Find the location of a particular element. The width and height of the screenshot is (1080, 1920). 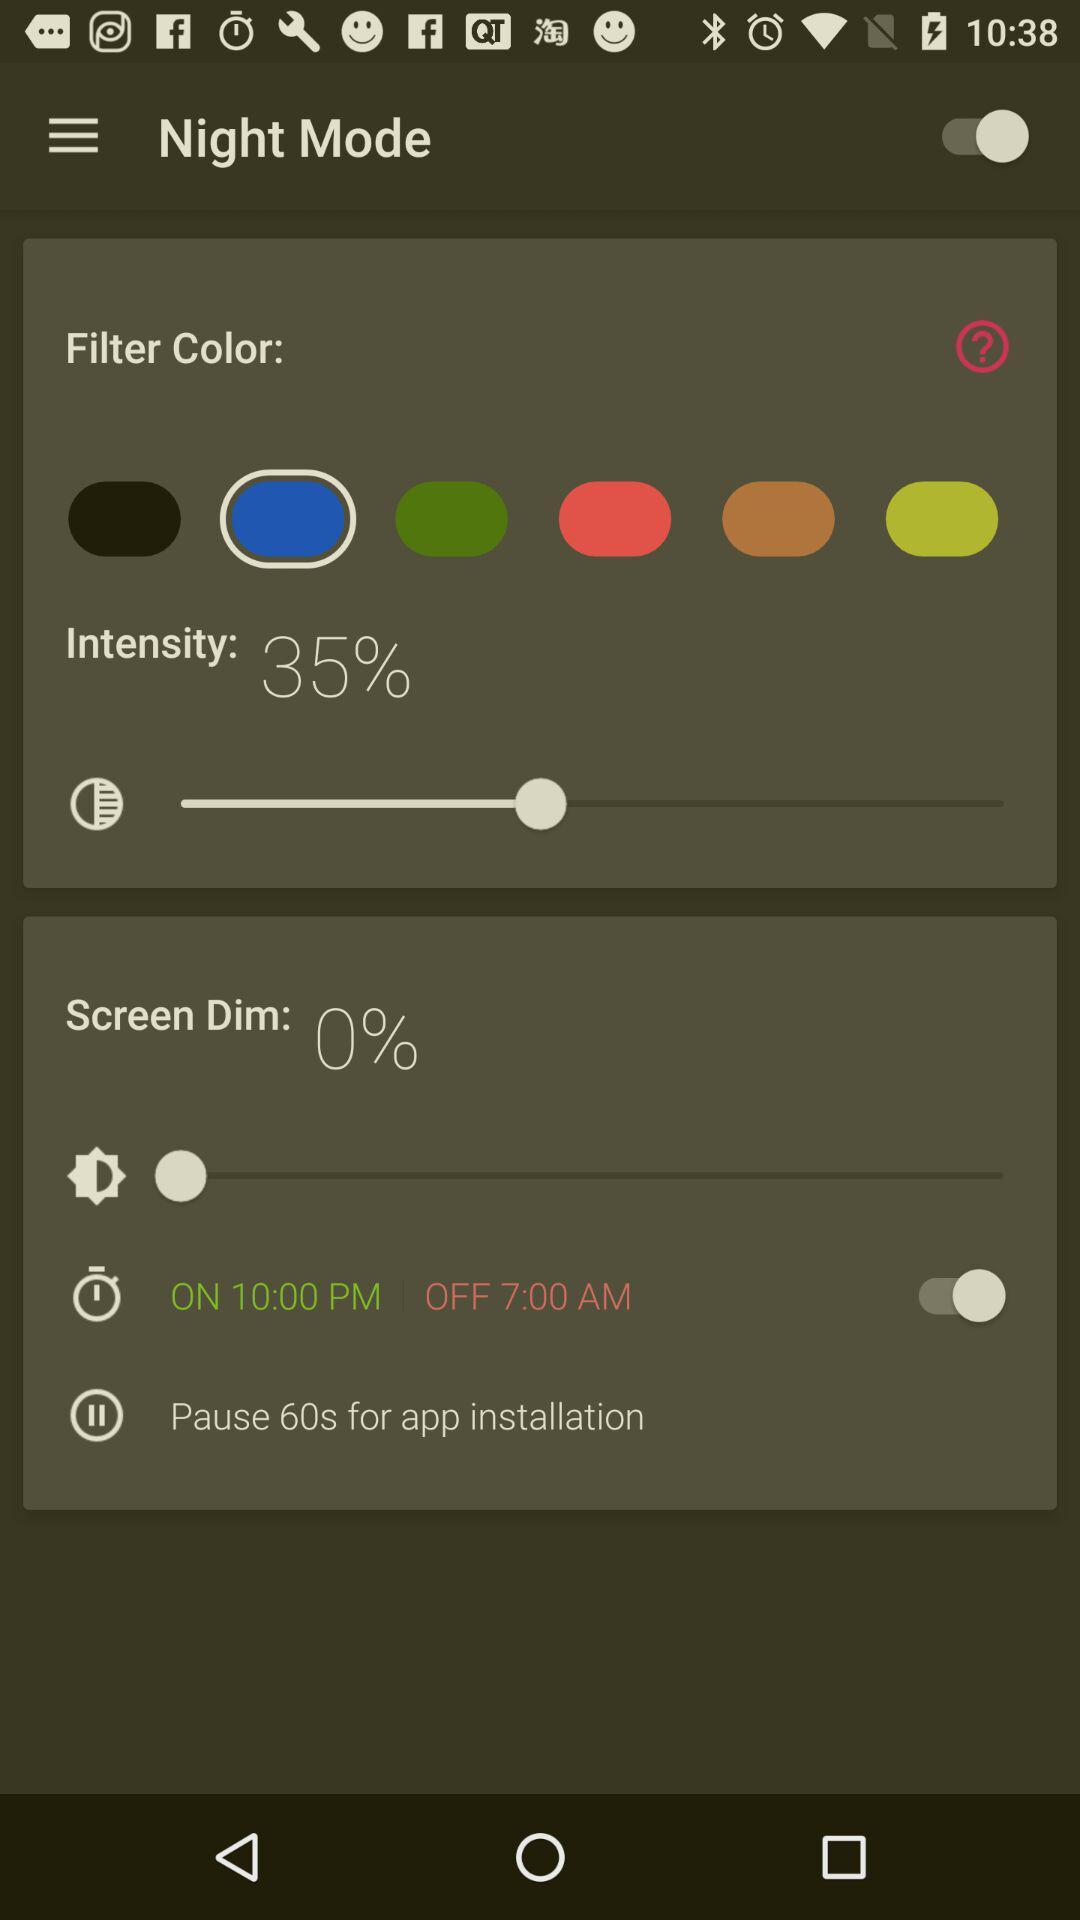

item to the right of off 7 00 is located at coordinates (951, 1295).